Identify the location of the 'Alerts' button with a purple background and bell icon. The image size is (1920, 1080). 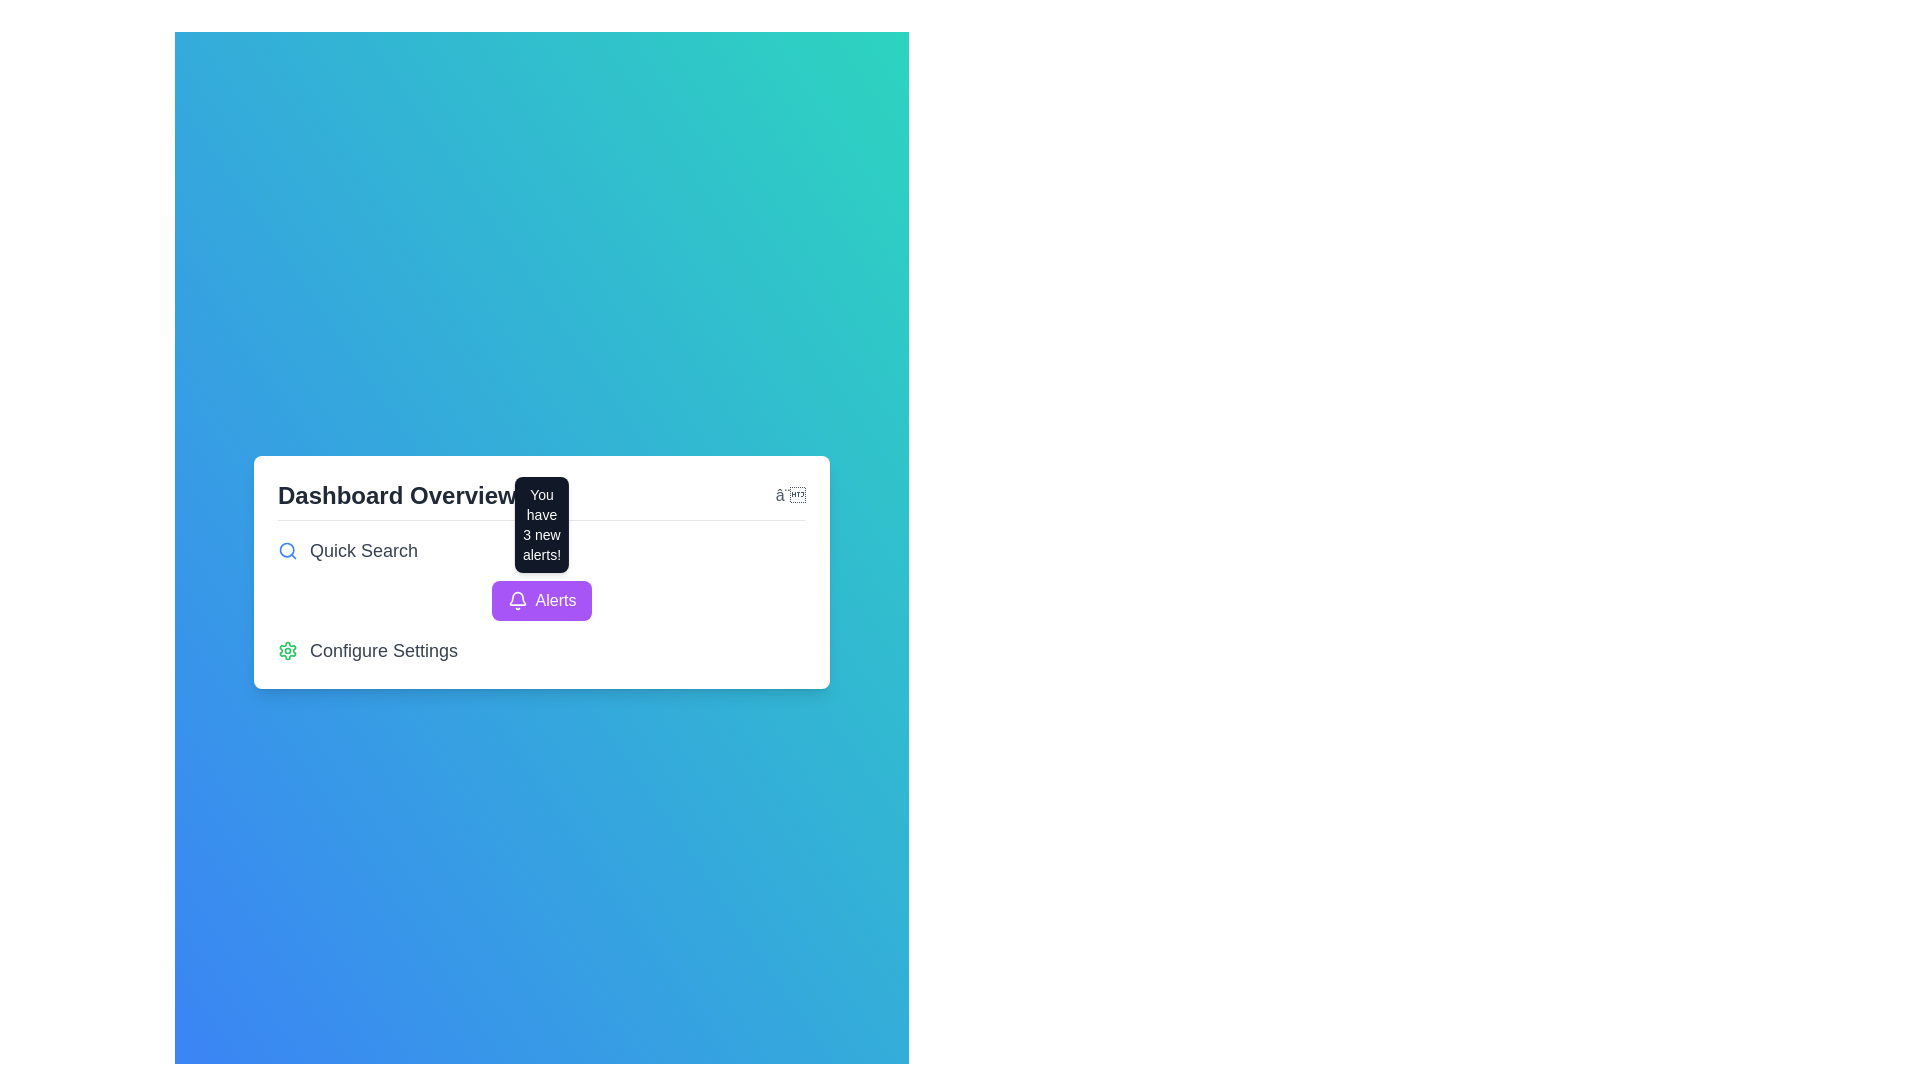
(542, 599).